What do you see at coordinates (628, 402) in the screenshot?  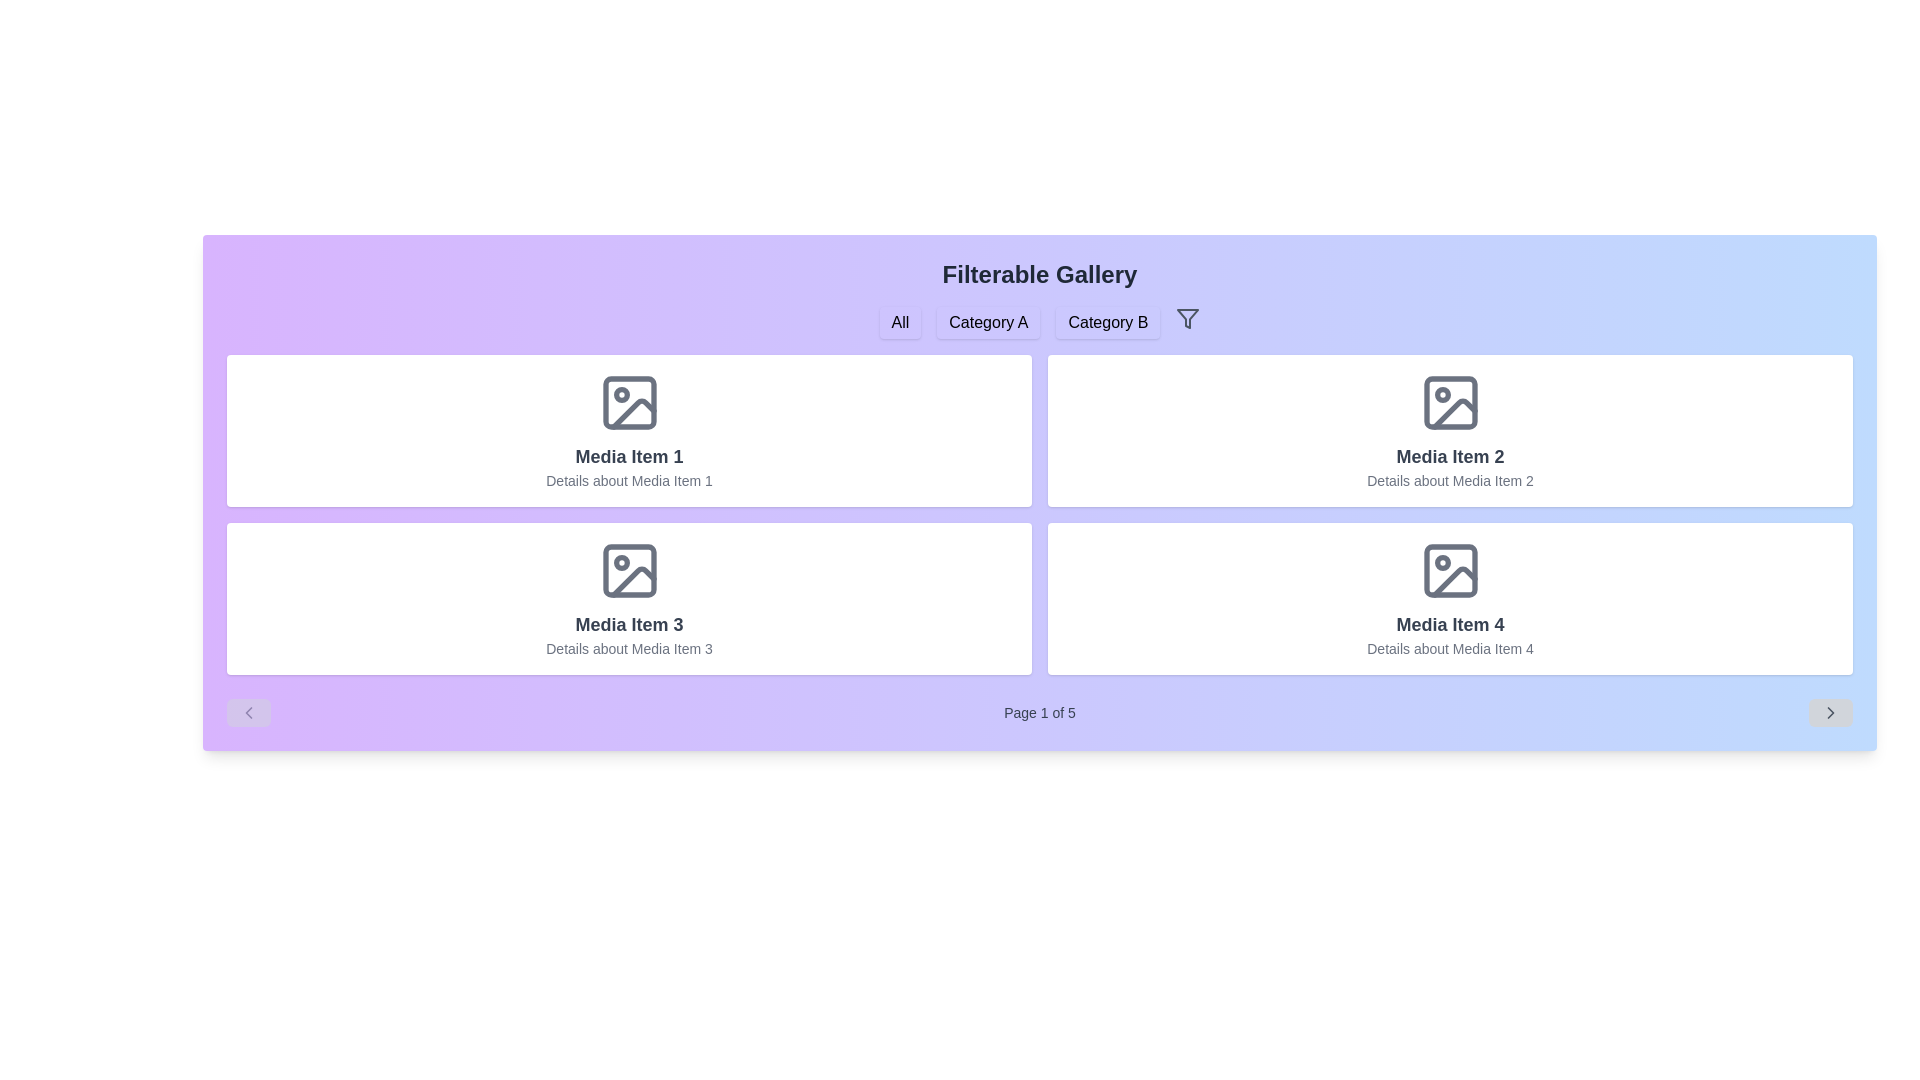 I see `the icon representing 'Media Item 1', located at the top-center of the card labeled 'Media Item 1', which is the top-left card in the grid layout of media items` at bounding box center [628, 402].